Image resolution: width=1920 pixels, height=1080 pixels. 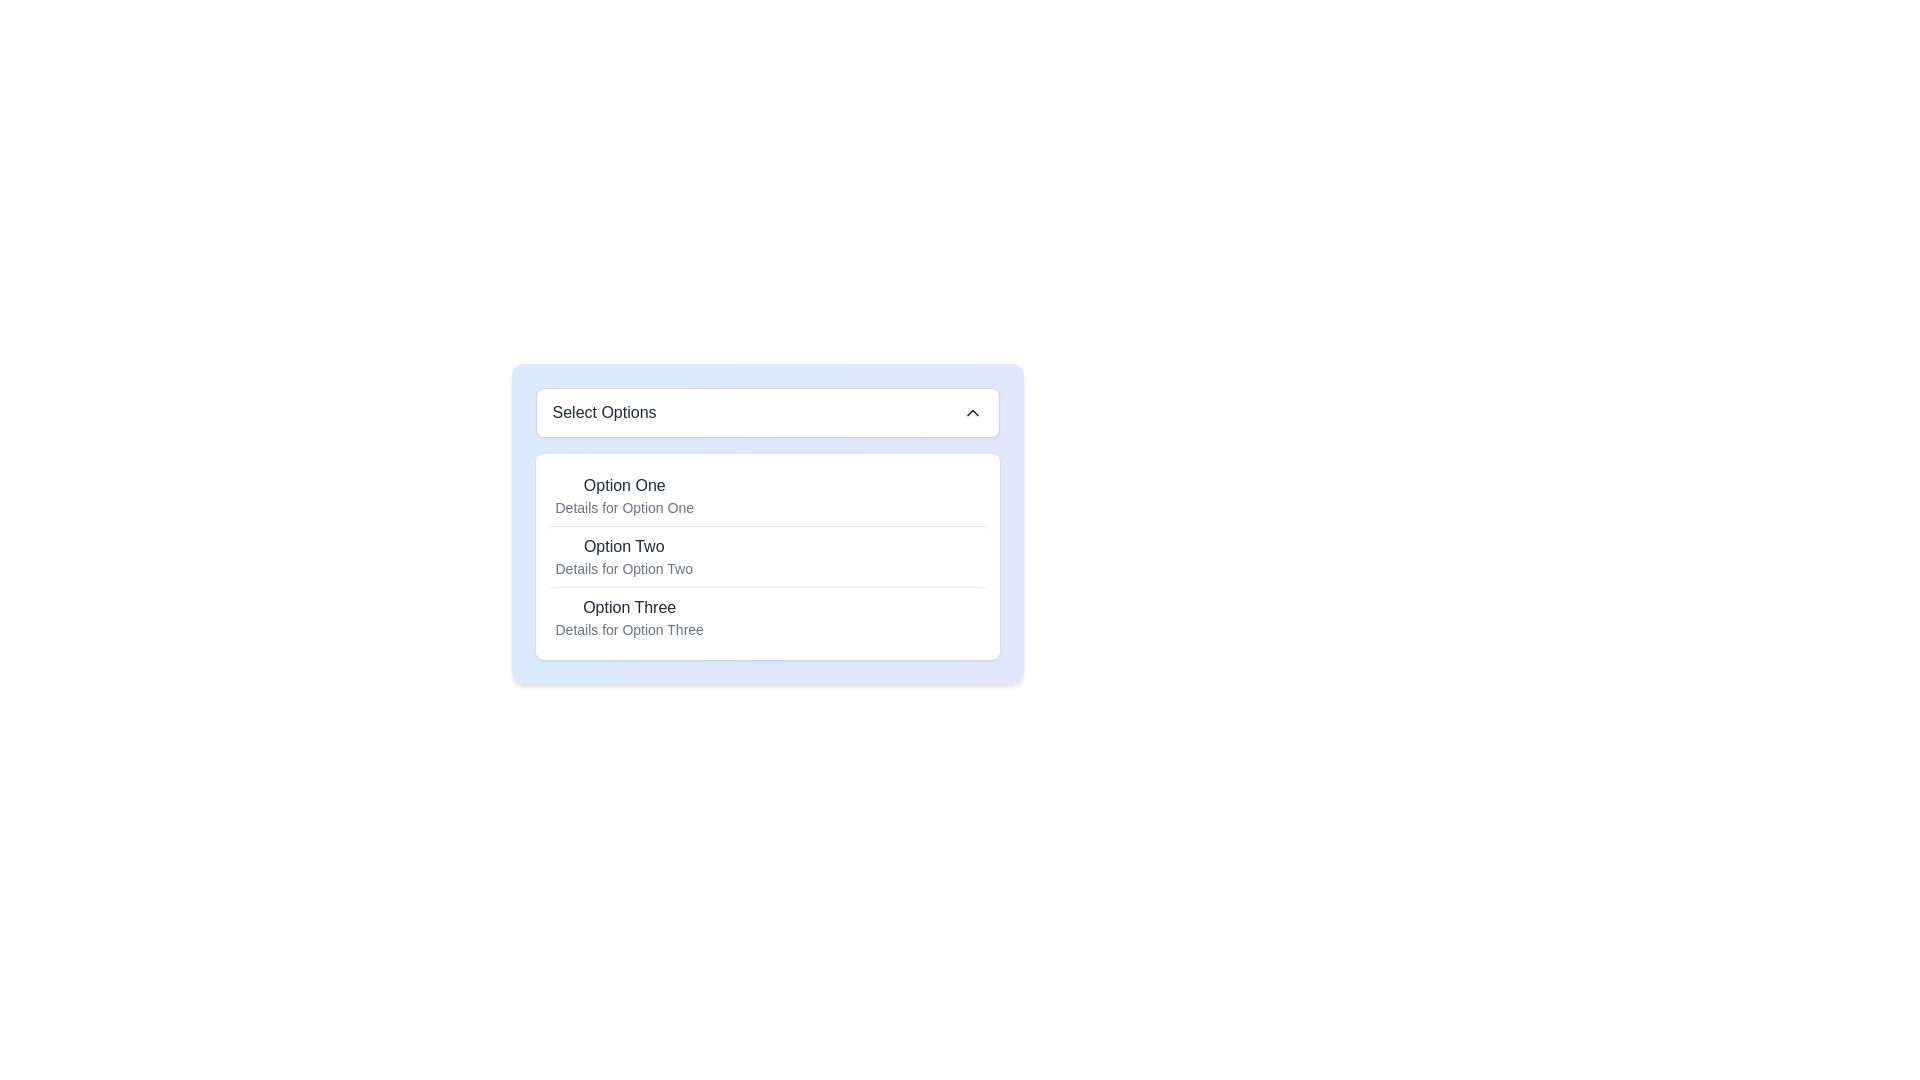 What do you see at coordinates (766, 556) in the screenshot?
I see `the middle item of the grouped list element labeled 'Option Two' to trigger hover styling effects` at bounding box center [766, 556].